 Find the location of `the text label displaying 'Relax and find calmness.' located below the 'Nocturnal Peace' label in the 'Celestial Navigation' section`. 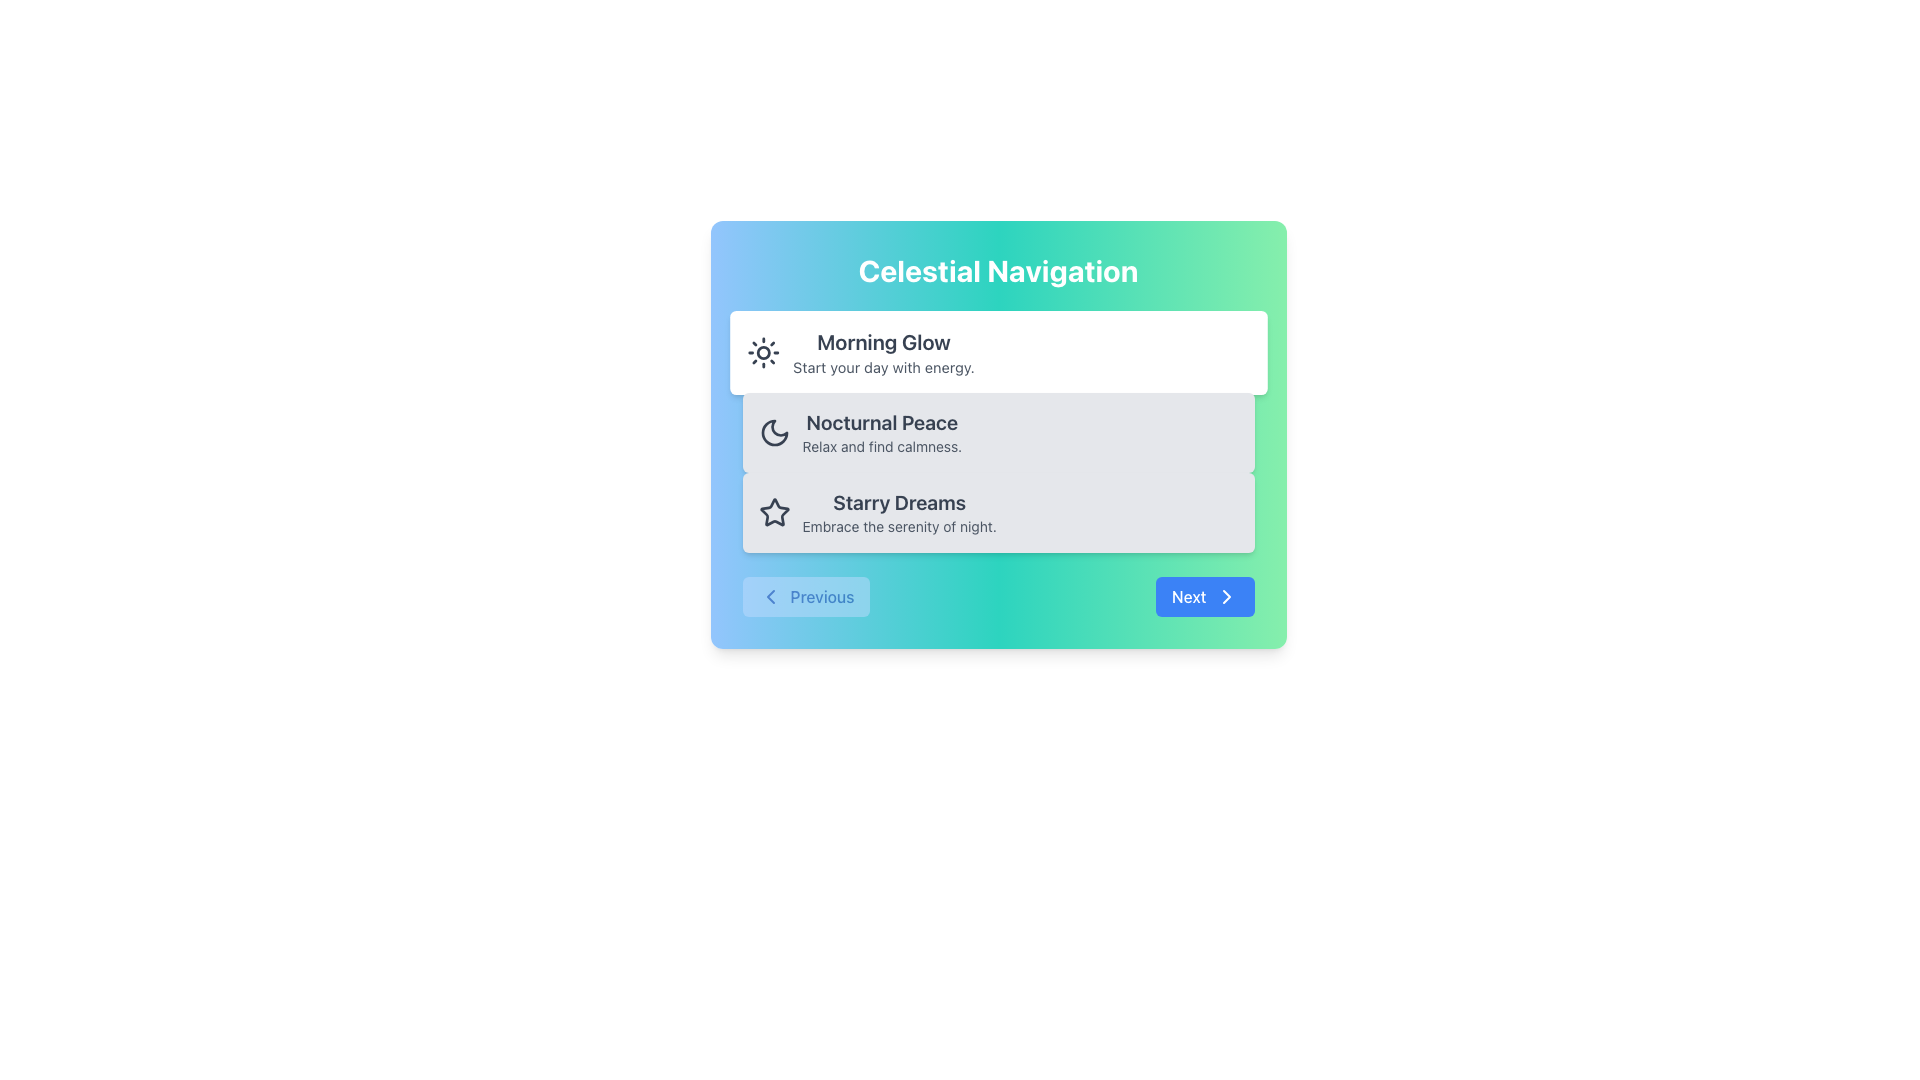

the text label displaying 'Relax and find calmness.' located below the 'Nocturnal Peace' label in the 'Celestial Navigation' section is located at coordinates (881, 446).